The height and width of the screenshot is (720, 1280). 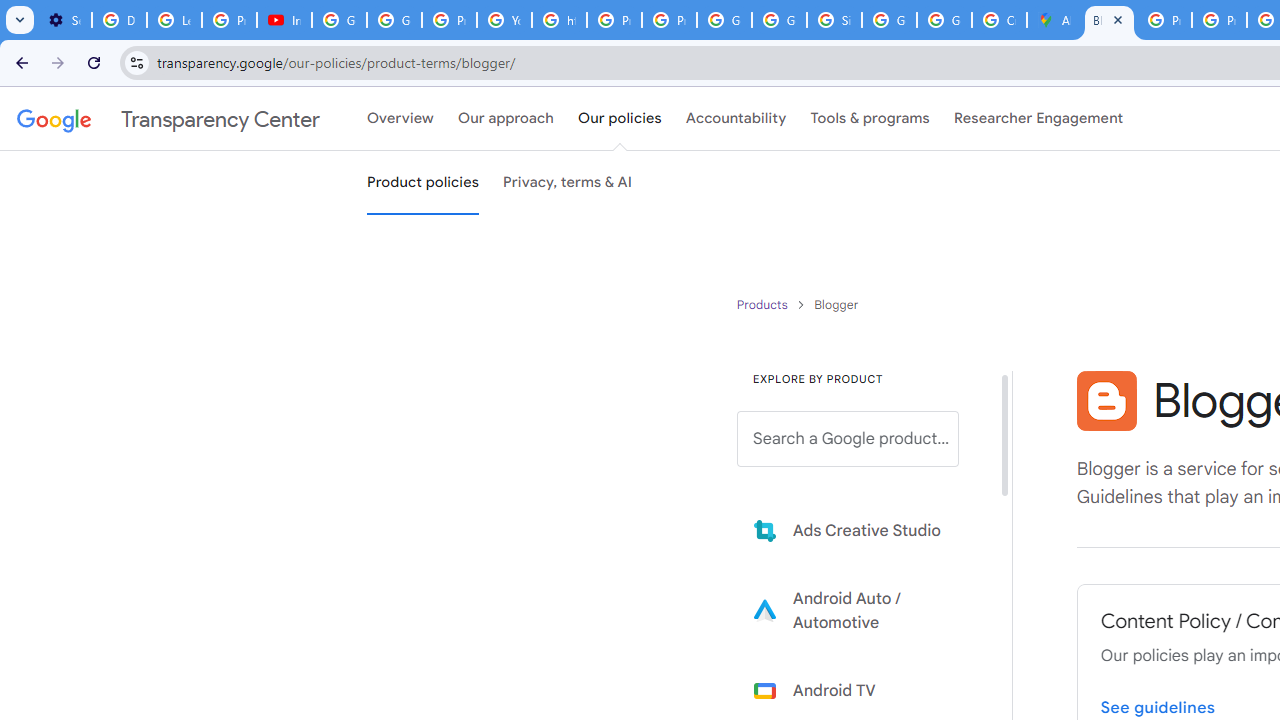 What do you see at coordinates (118, 20) in the screenshot?
I see `'Delete photos & videos - Computer - Google Photos Help'` at bounding box center [118, 20].